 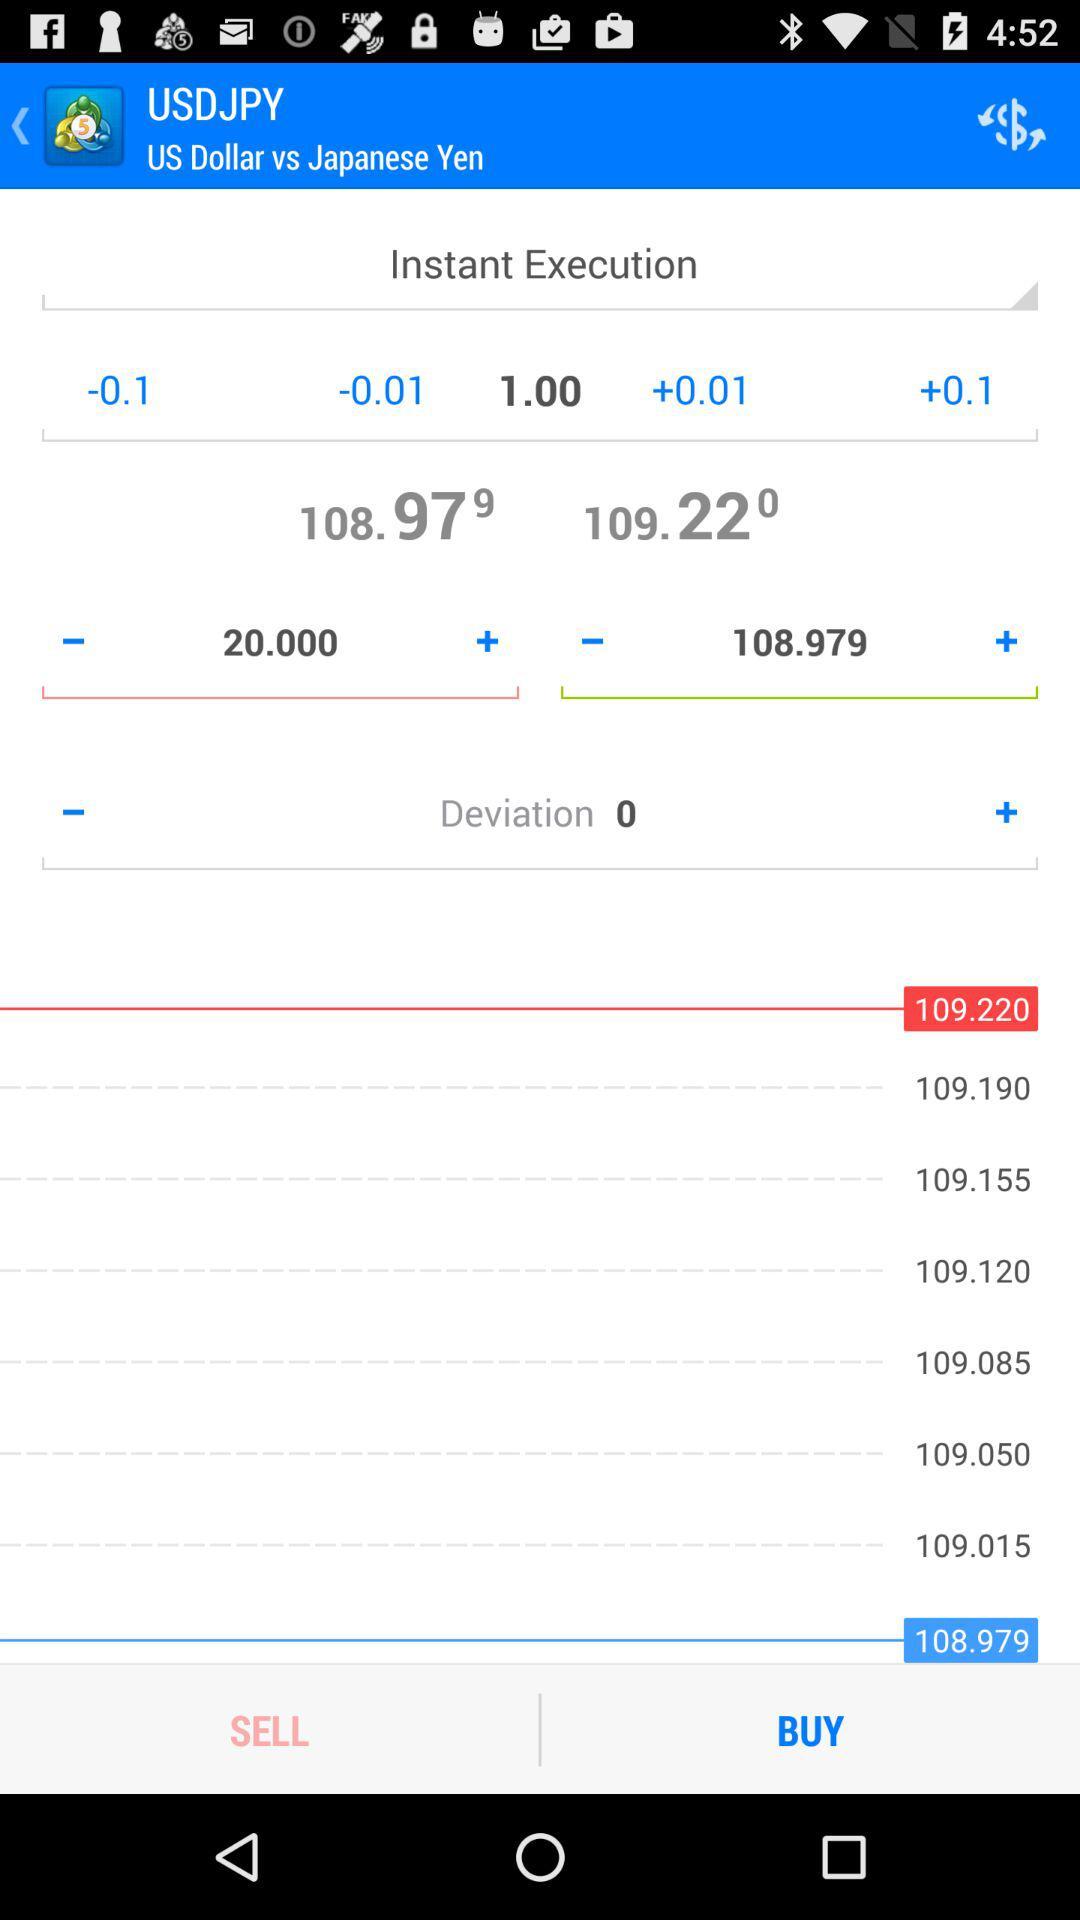 What do you see at coordinates (540, 389) in the screenshot?
I see `100` at bounding box center [540, 389].